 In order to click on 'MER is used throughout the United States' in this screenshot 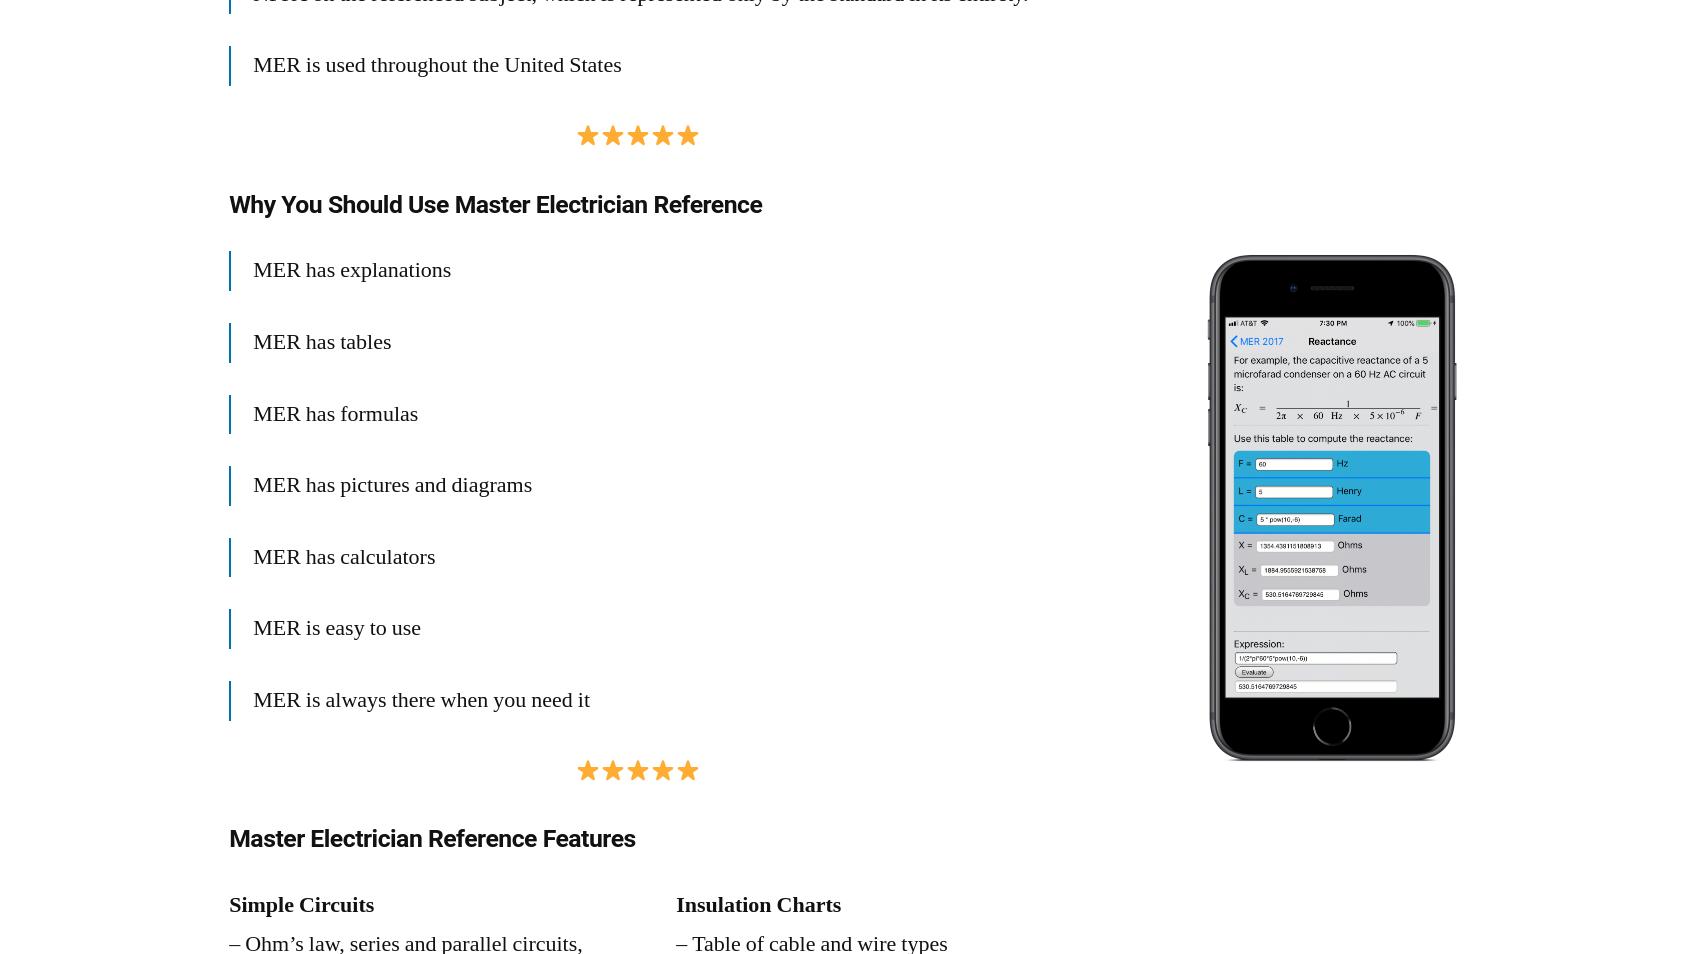, I will do `click(436, 63)`.